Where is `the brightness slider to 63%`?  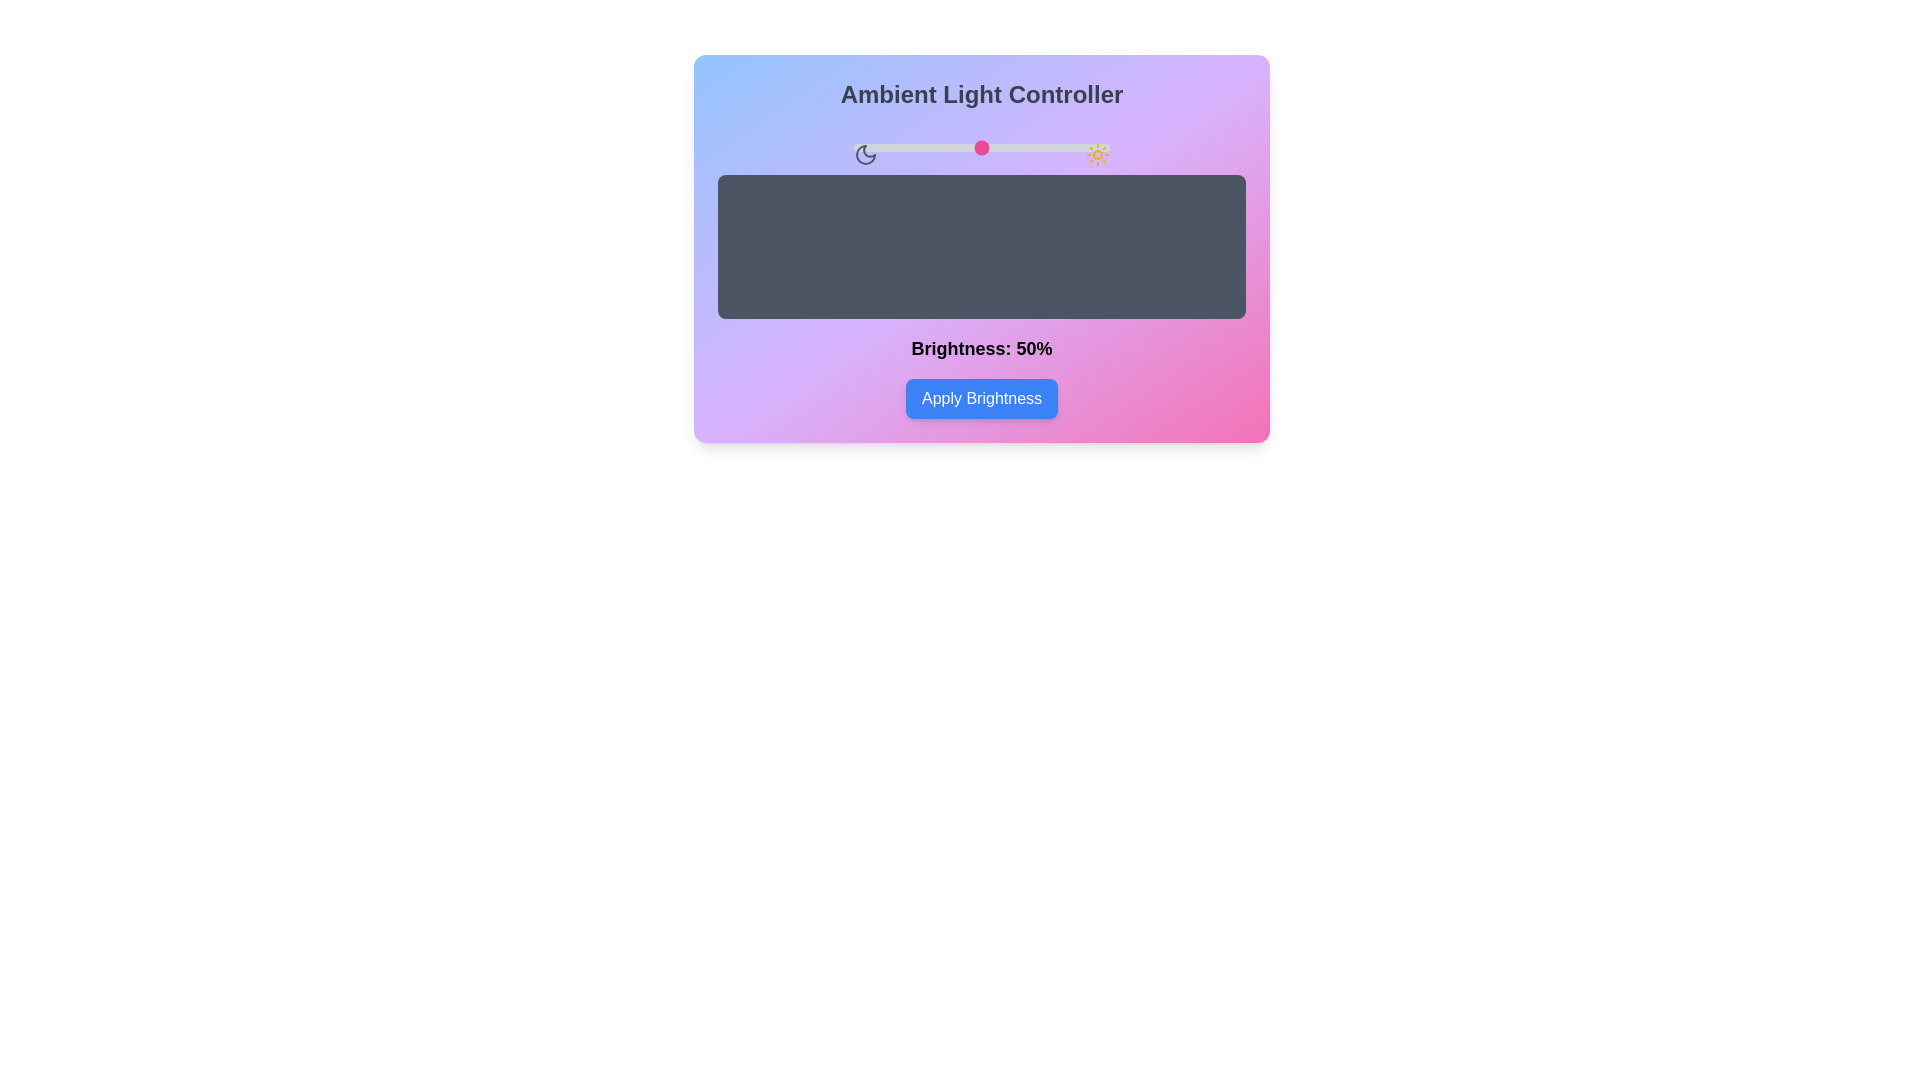 the brightness slider to 63% is located at coordinates (1015, 146).